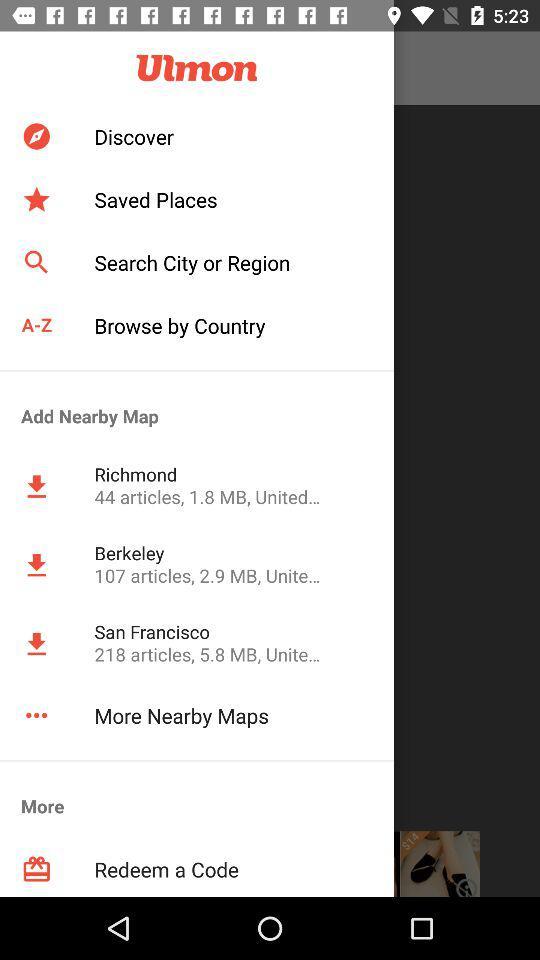 The image size is (540, 960). What do you see at coordinates (36, 199) in the screenshot?
I see `icon next to saved places` at bounding box center [36, 199].